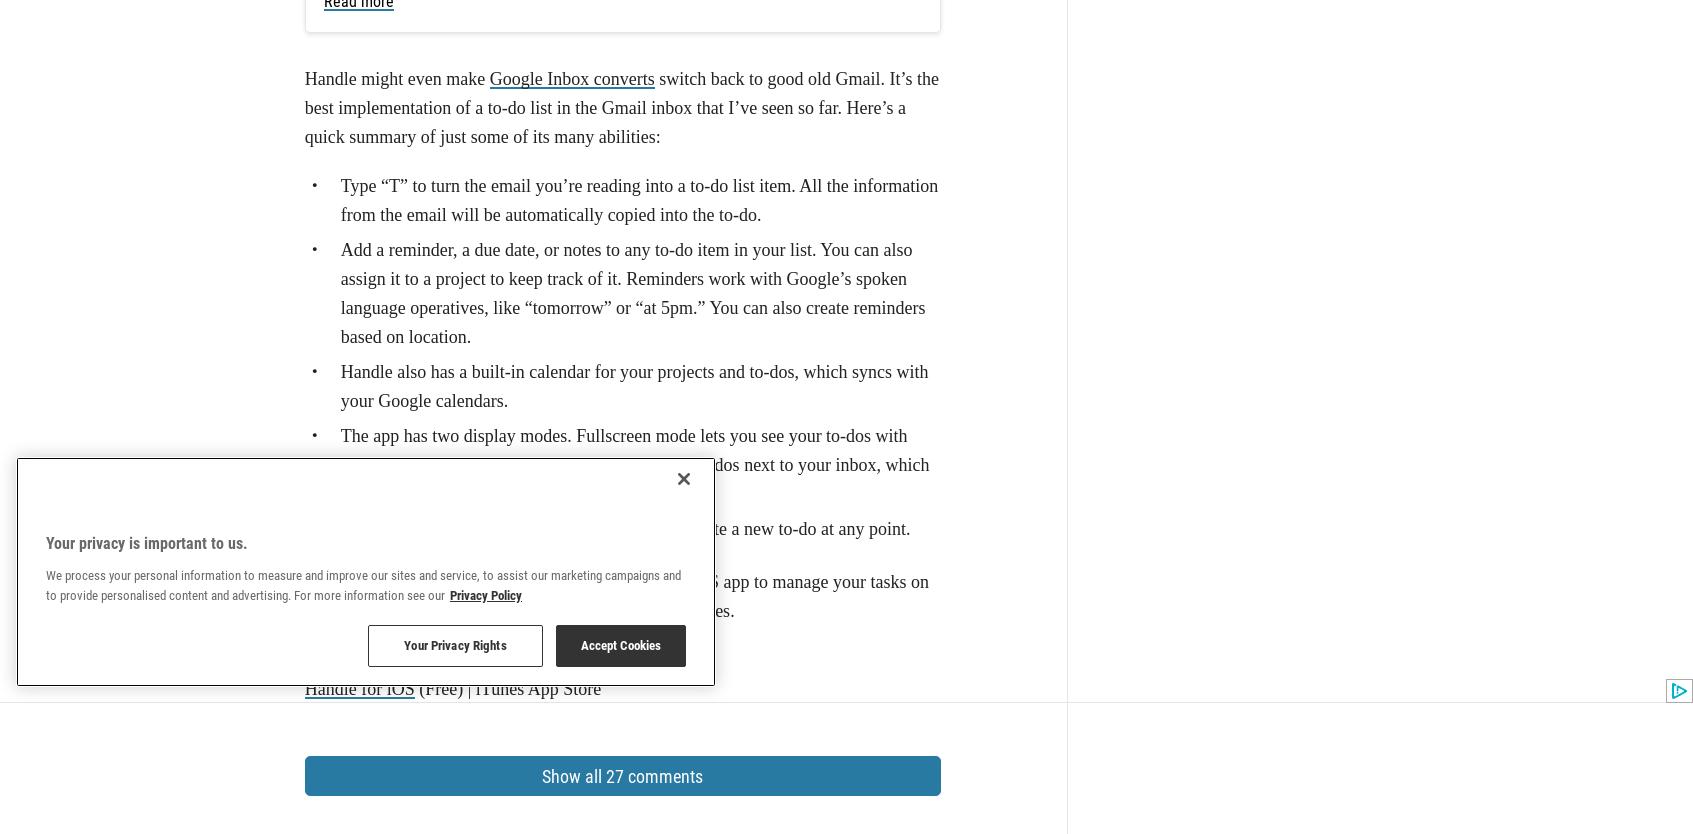 The width and height of the screenshot is (1693, 834). Describe the element at coordinates (634, 91) in the screenshot. I see `'The app has two display modes. Fullscreen mode lets you see your to-dos with your Handle calendar. Sidebar mode shows your to-dos next to your inbox, which is invaluable while sorting your inbox.'` at that location.